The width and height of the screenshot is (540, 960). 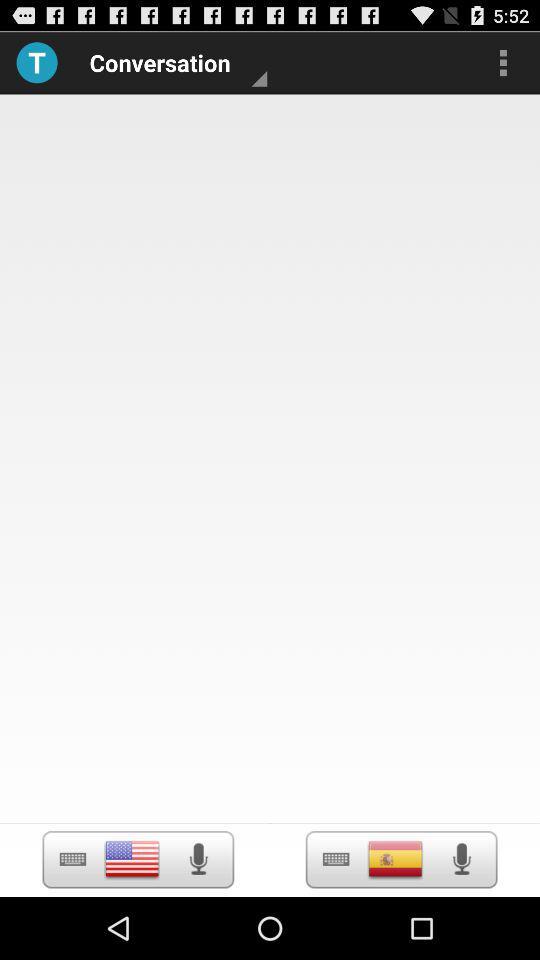 I want to click on the national_flag icon, so click(x=132, y=920).